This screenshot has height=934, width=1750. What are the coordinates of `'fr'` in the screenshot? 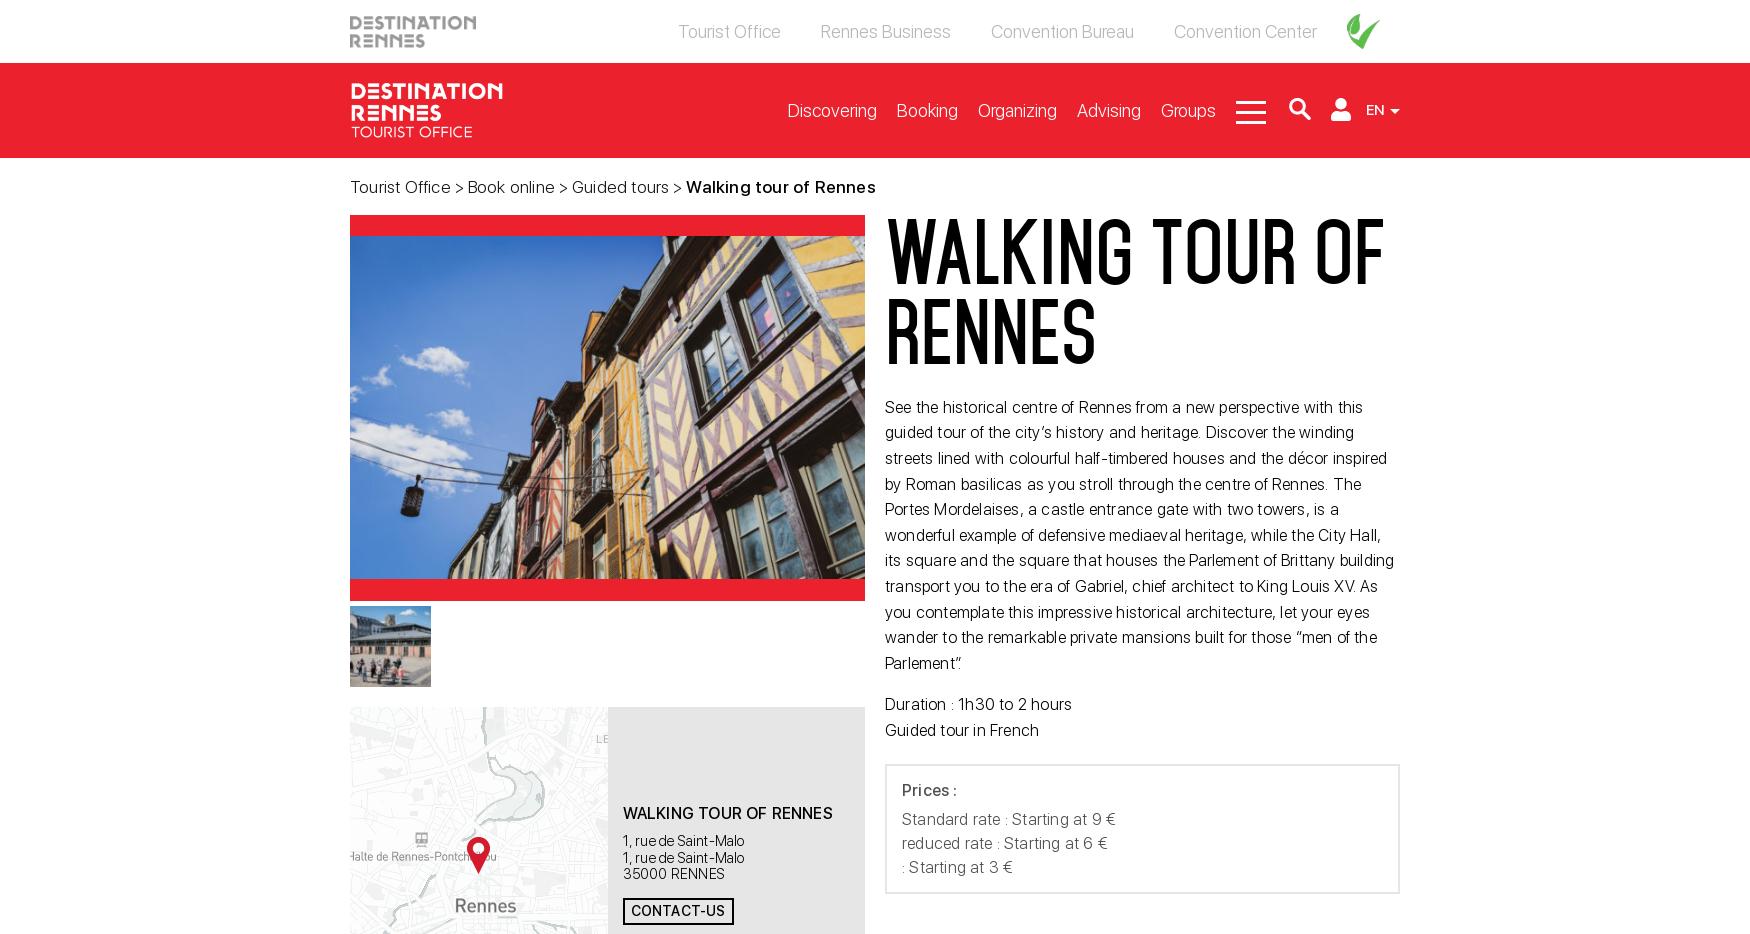 It's located at (1374, 161).